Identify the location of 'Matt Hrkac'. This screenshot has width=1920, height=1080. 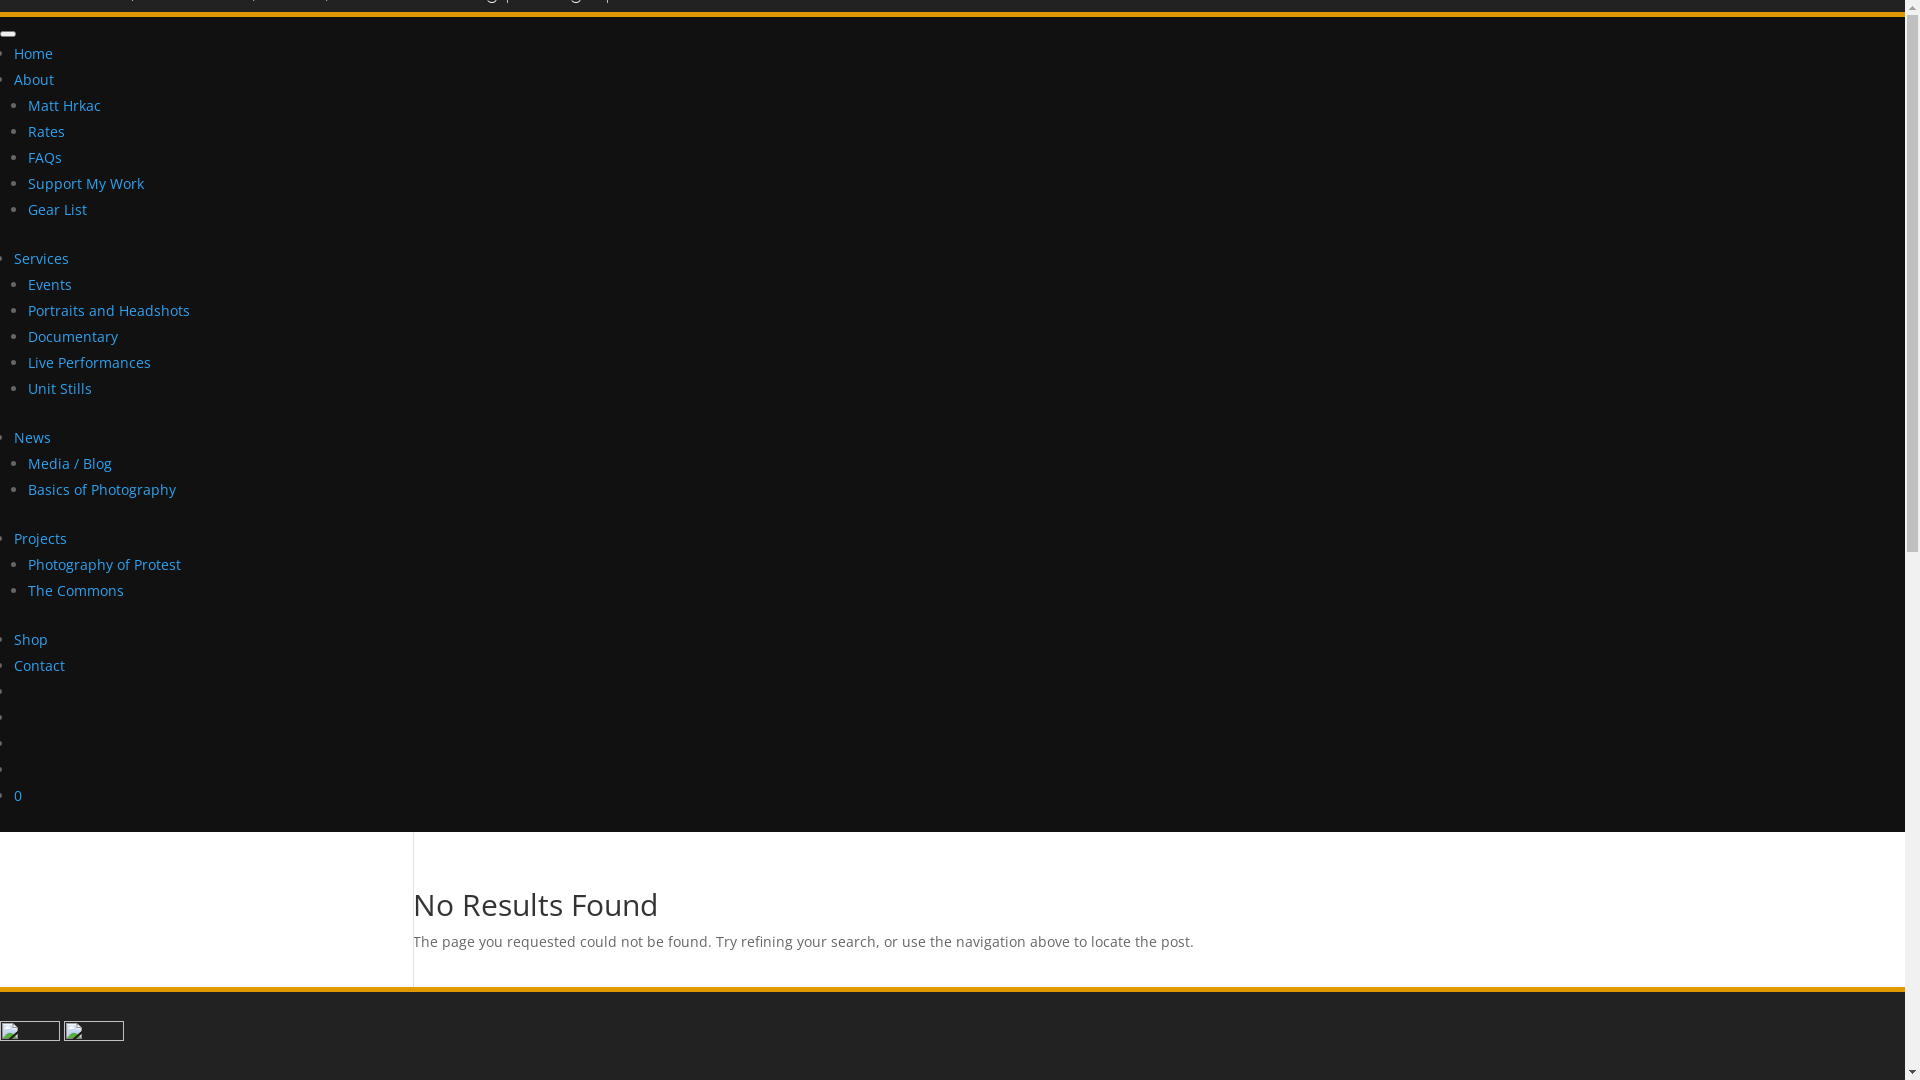
(64, 105).